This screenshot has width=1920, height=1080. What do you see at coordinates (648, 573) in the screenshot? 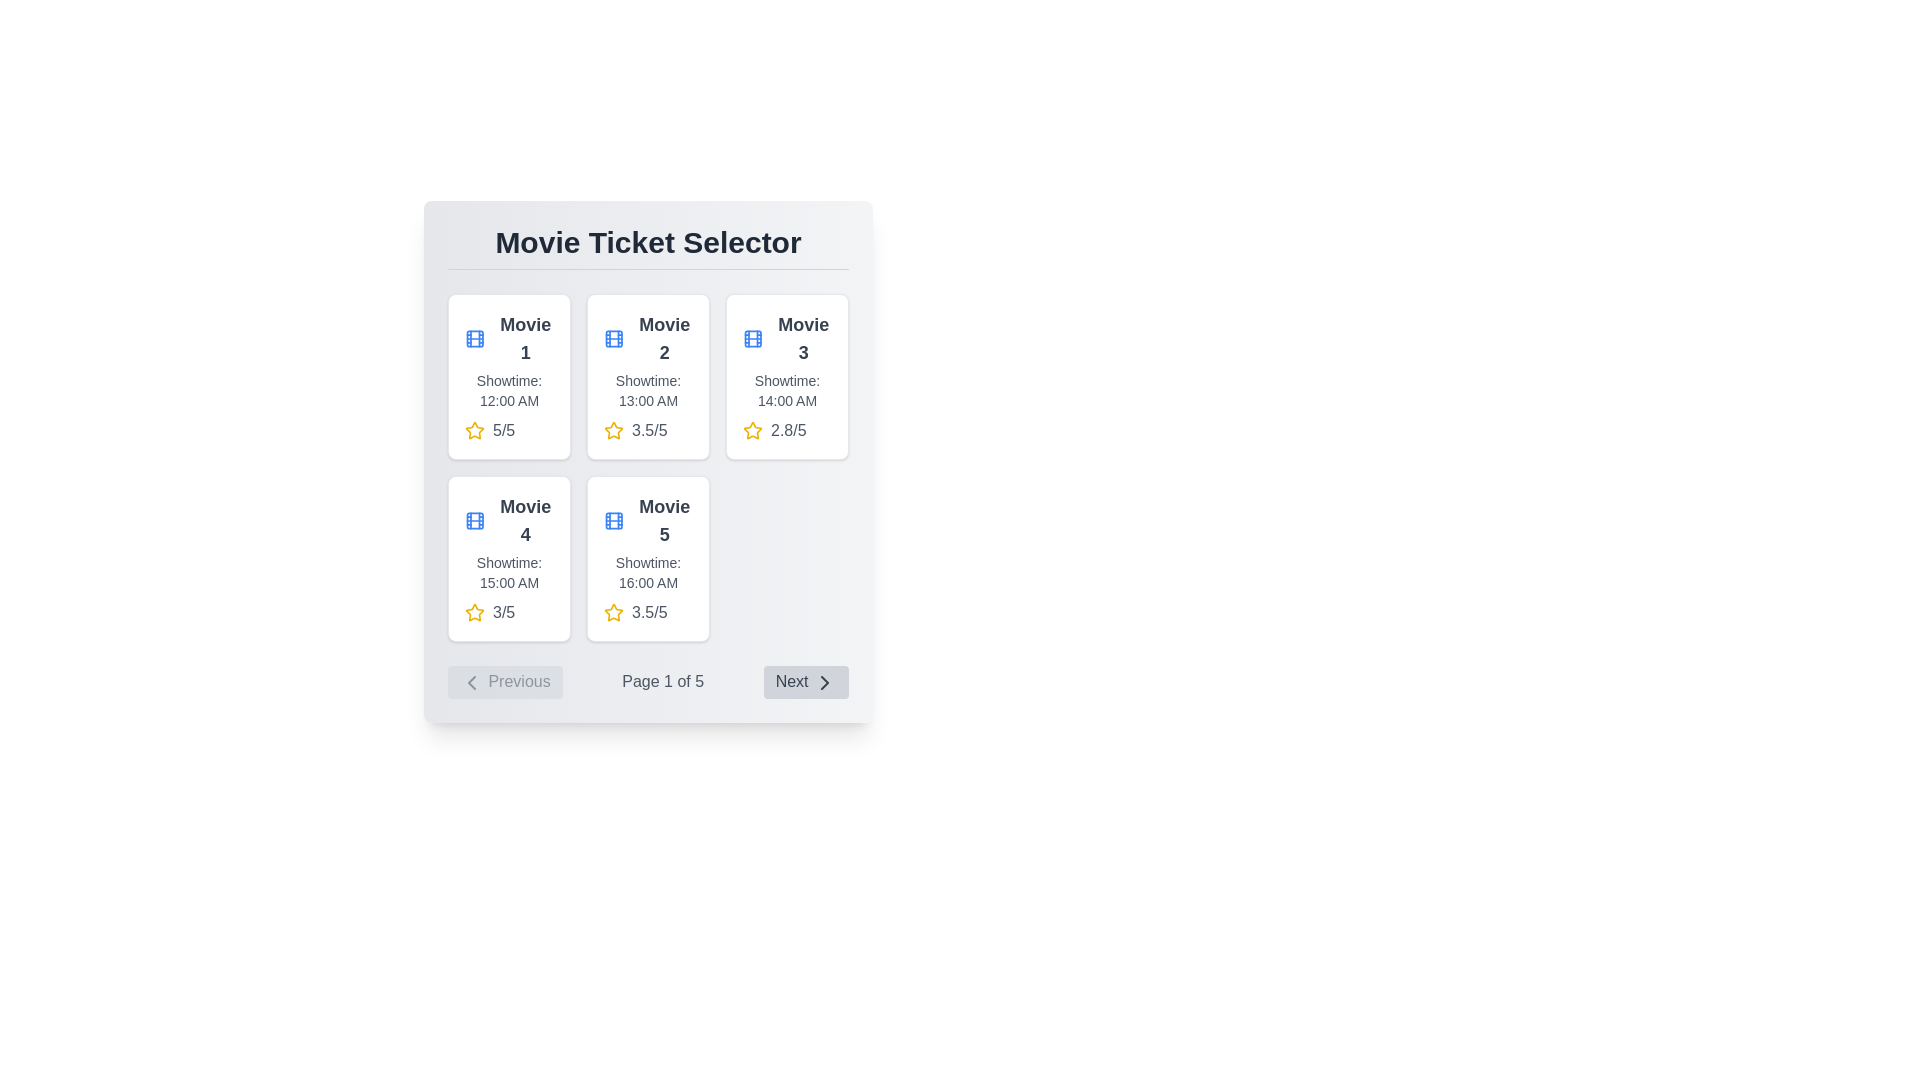
I see `the text display showing 'Showtime: 16:00 AM', which is styled with a small gray font and located below the title 'Movie 5' in the card` at bounding box center [648, 573].